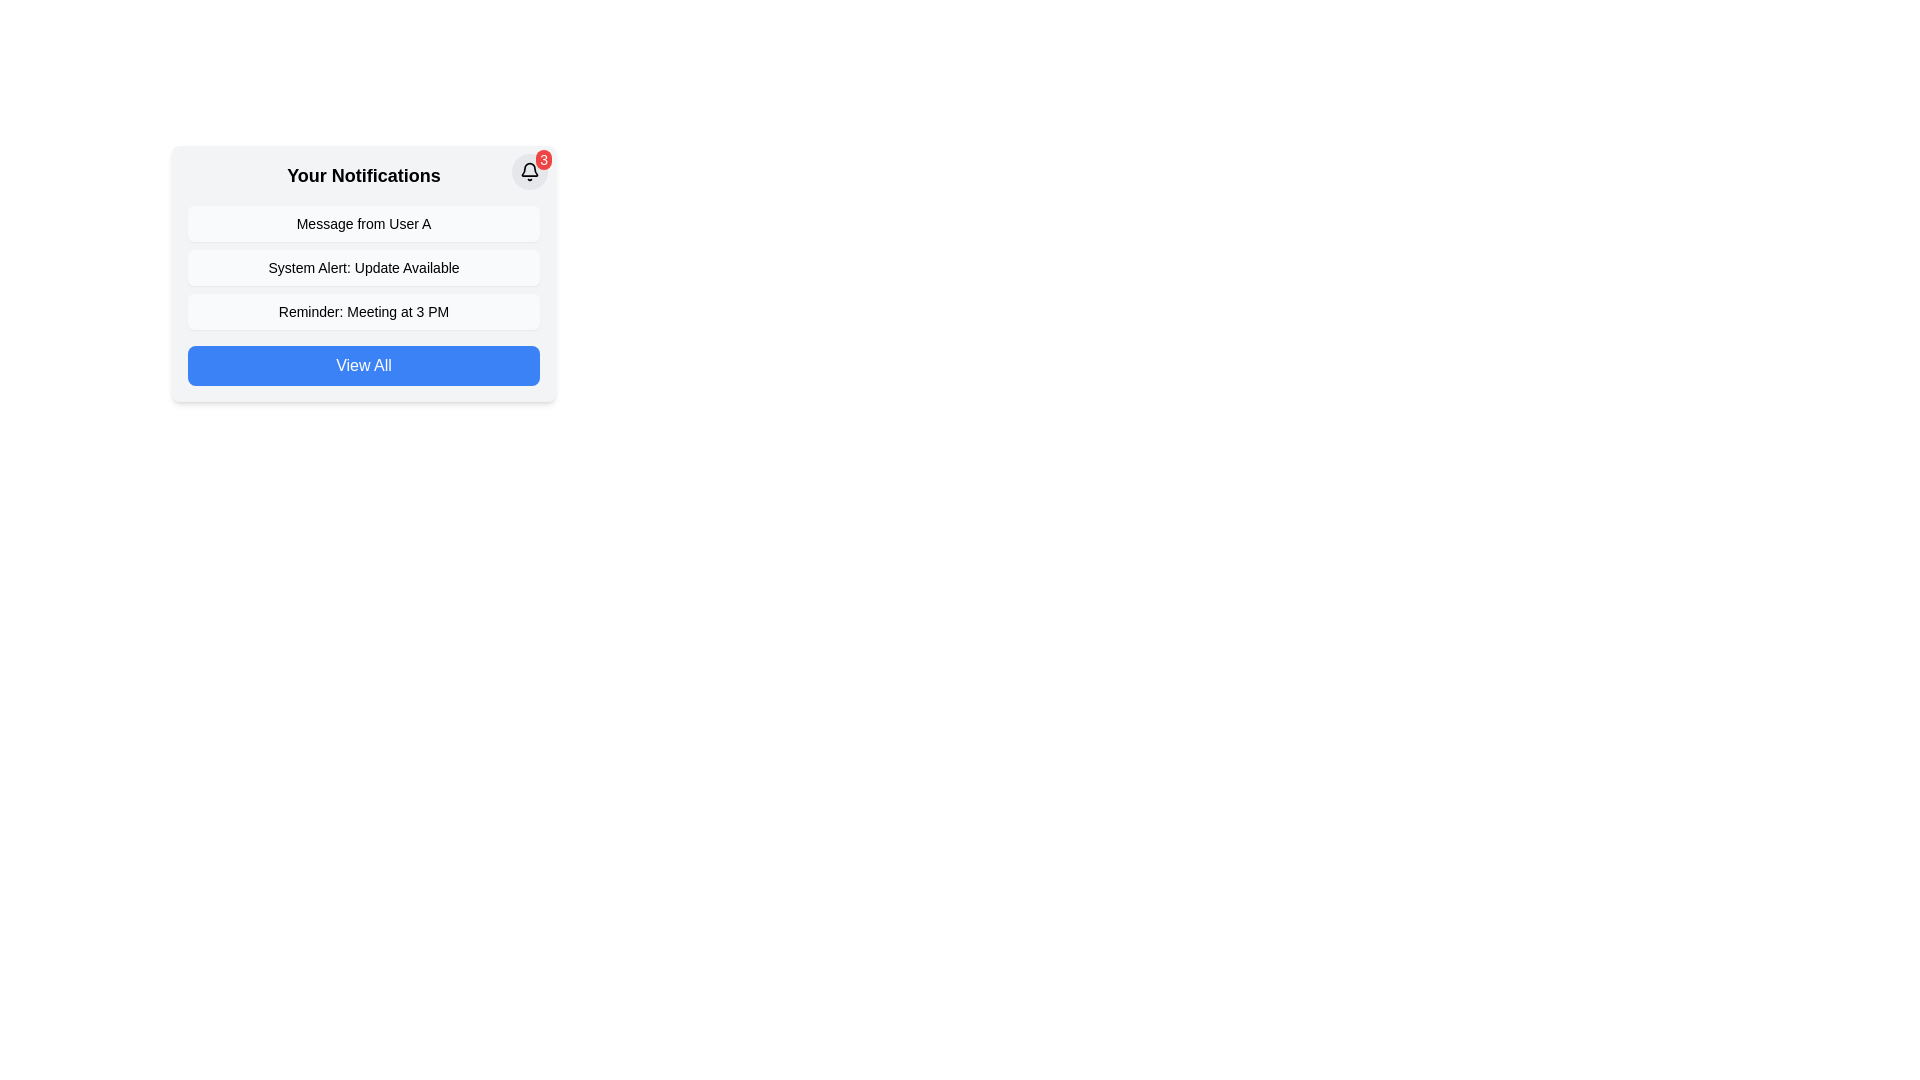 This screenshot has width=1920, height=1080. Describe the element at coordinates (364, 266) in the screenshot. I see `the static notification card displaying 'System Alert: Update Available', which is the second item in the notification panel` at that location.